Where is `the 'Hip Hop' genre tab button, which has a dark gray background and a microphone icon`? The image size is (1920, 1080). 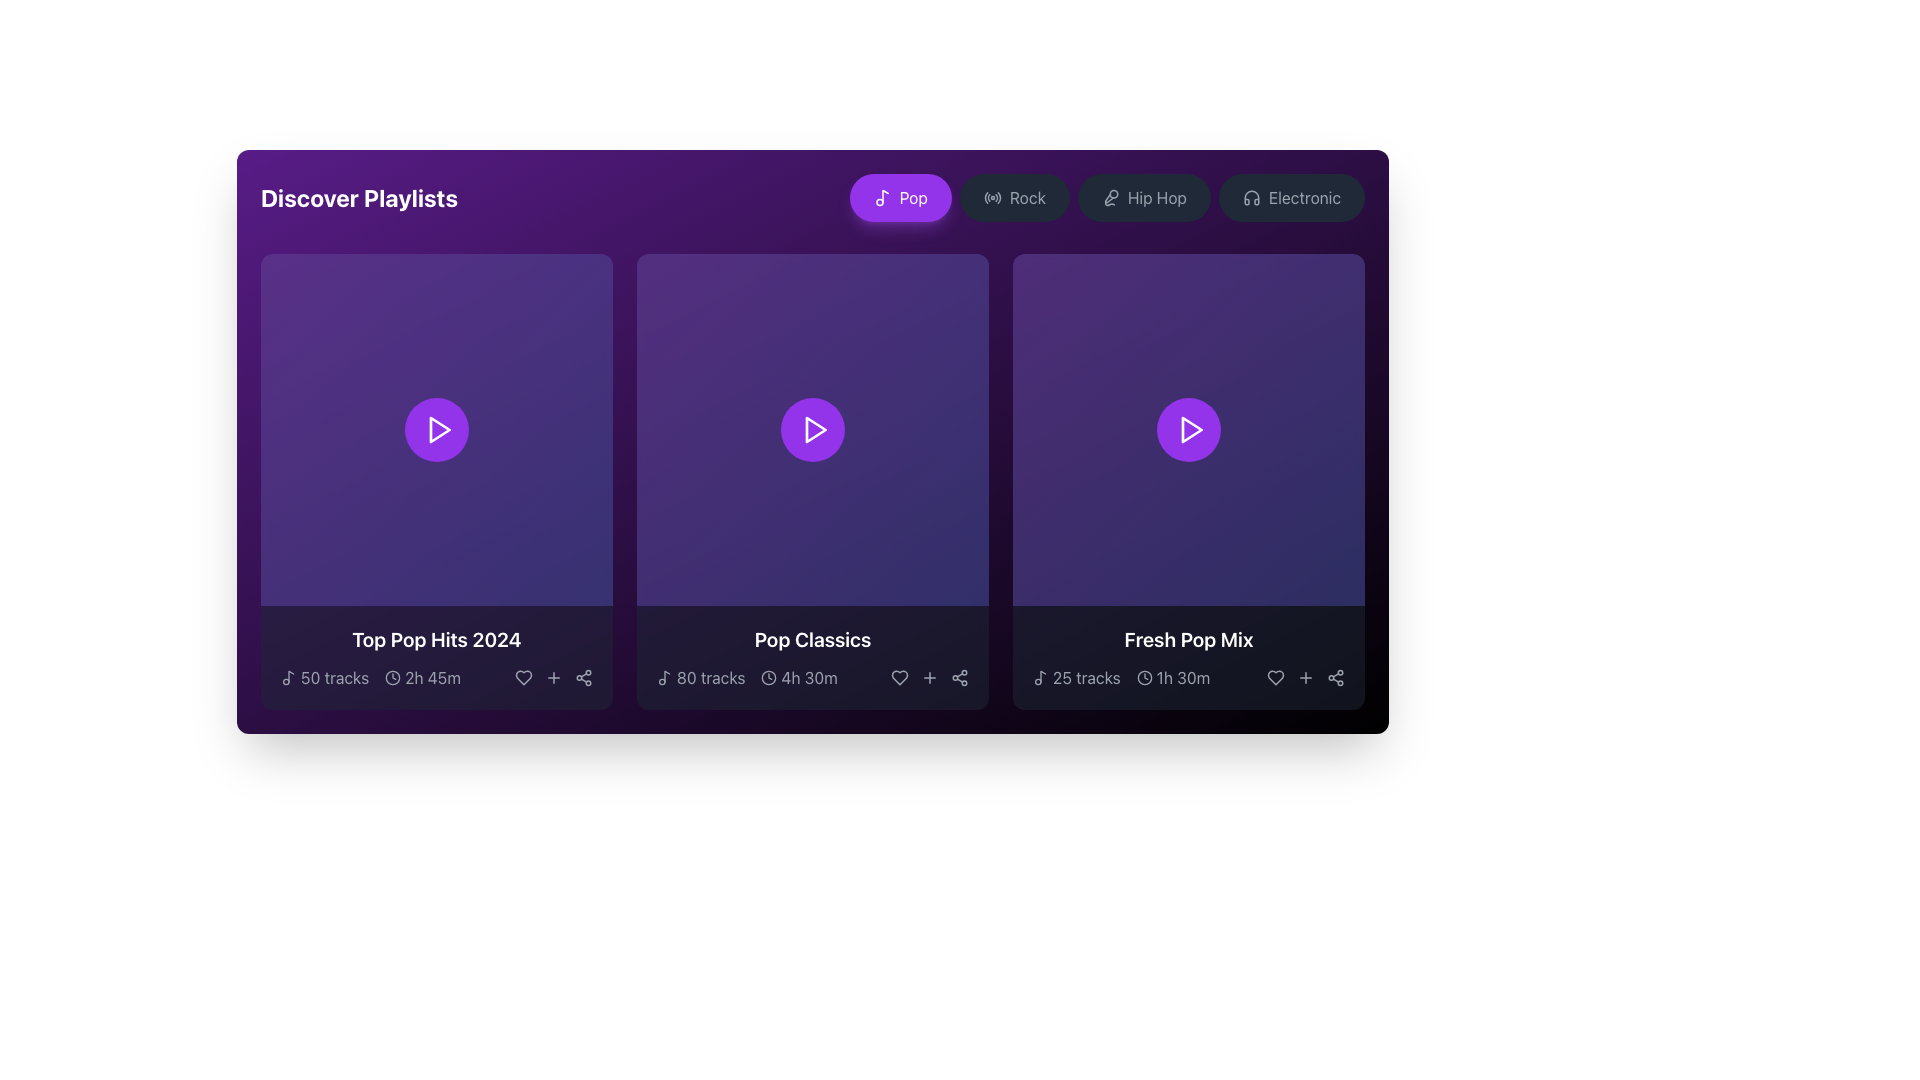 the 'Hip Hop' genre tab button, which has a dark gray background and a microphone icon is located at coordinates (1106, 197).